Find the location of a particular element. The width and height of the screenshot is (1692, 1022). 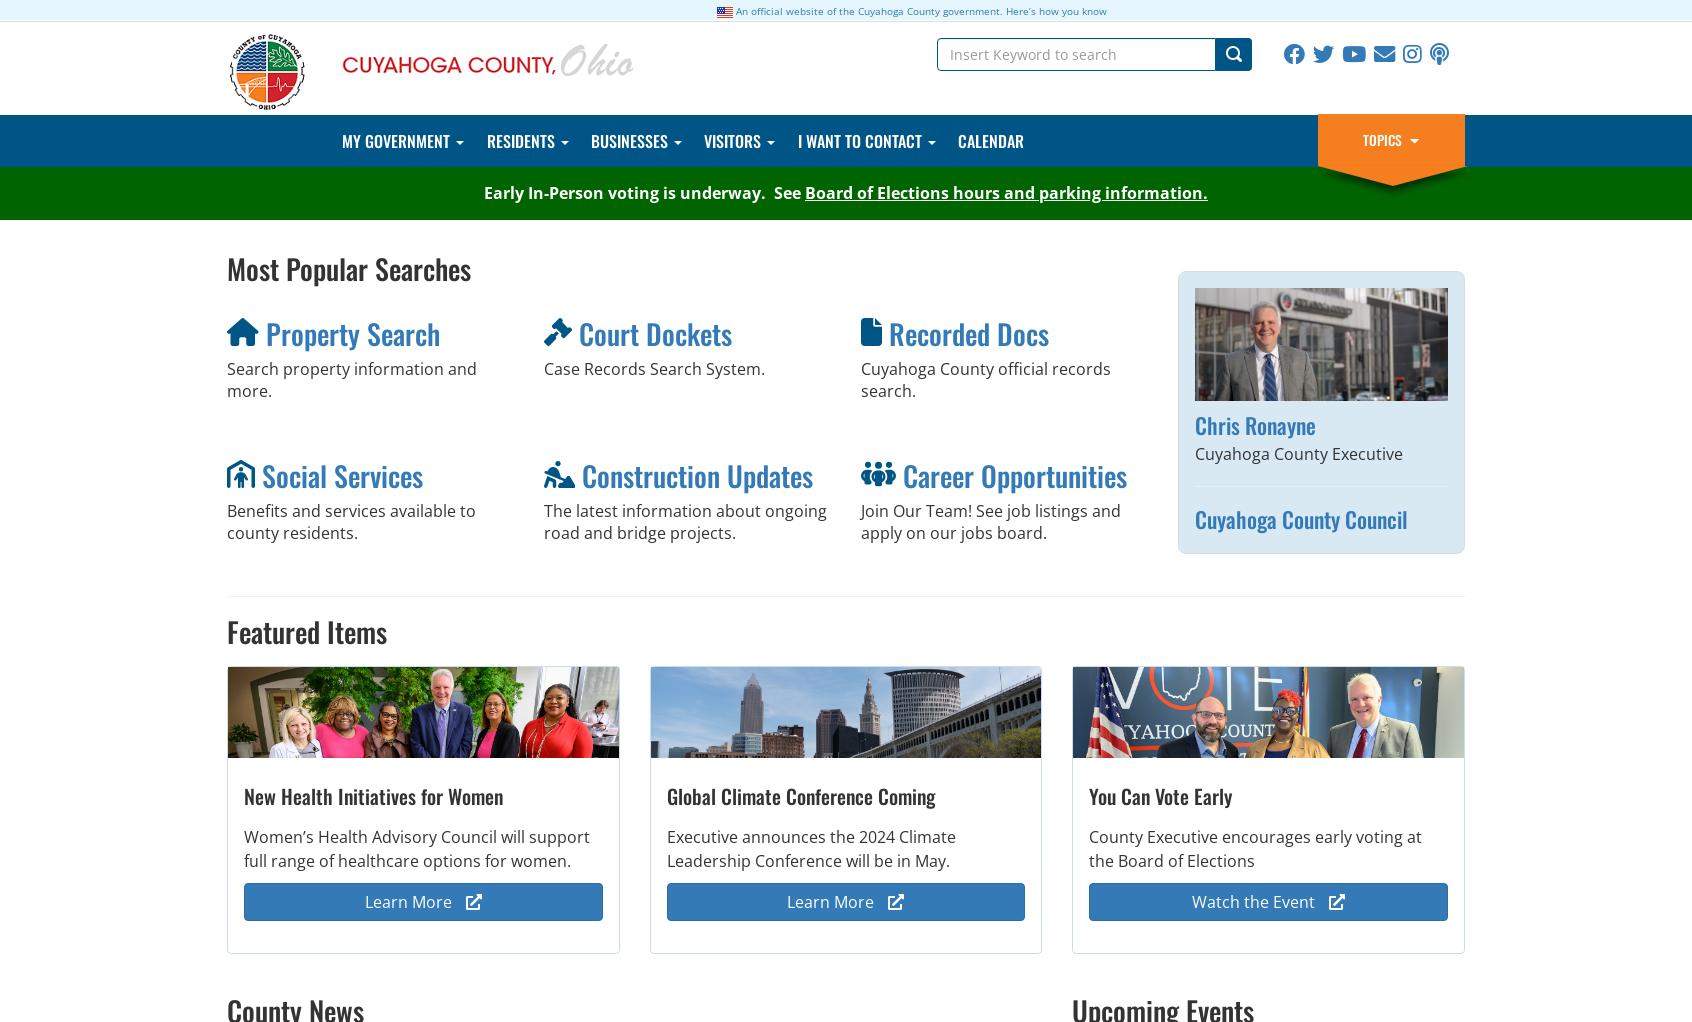

'Cuyahoga County Executive' is located at coordinates (1297, 452).